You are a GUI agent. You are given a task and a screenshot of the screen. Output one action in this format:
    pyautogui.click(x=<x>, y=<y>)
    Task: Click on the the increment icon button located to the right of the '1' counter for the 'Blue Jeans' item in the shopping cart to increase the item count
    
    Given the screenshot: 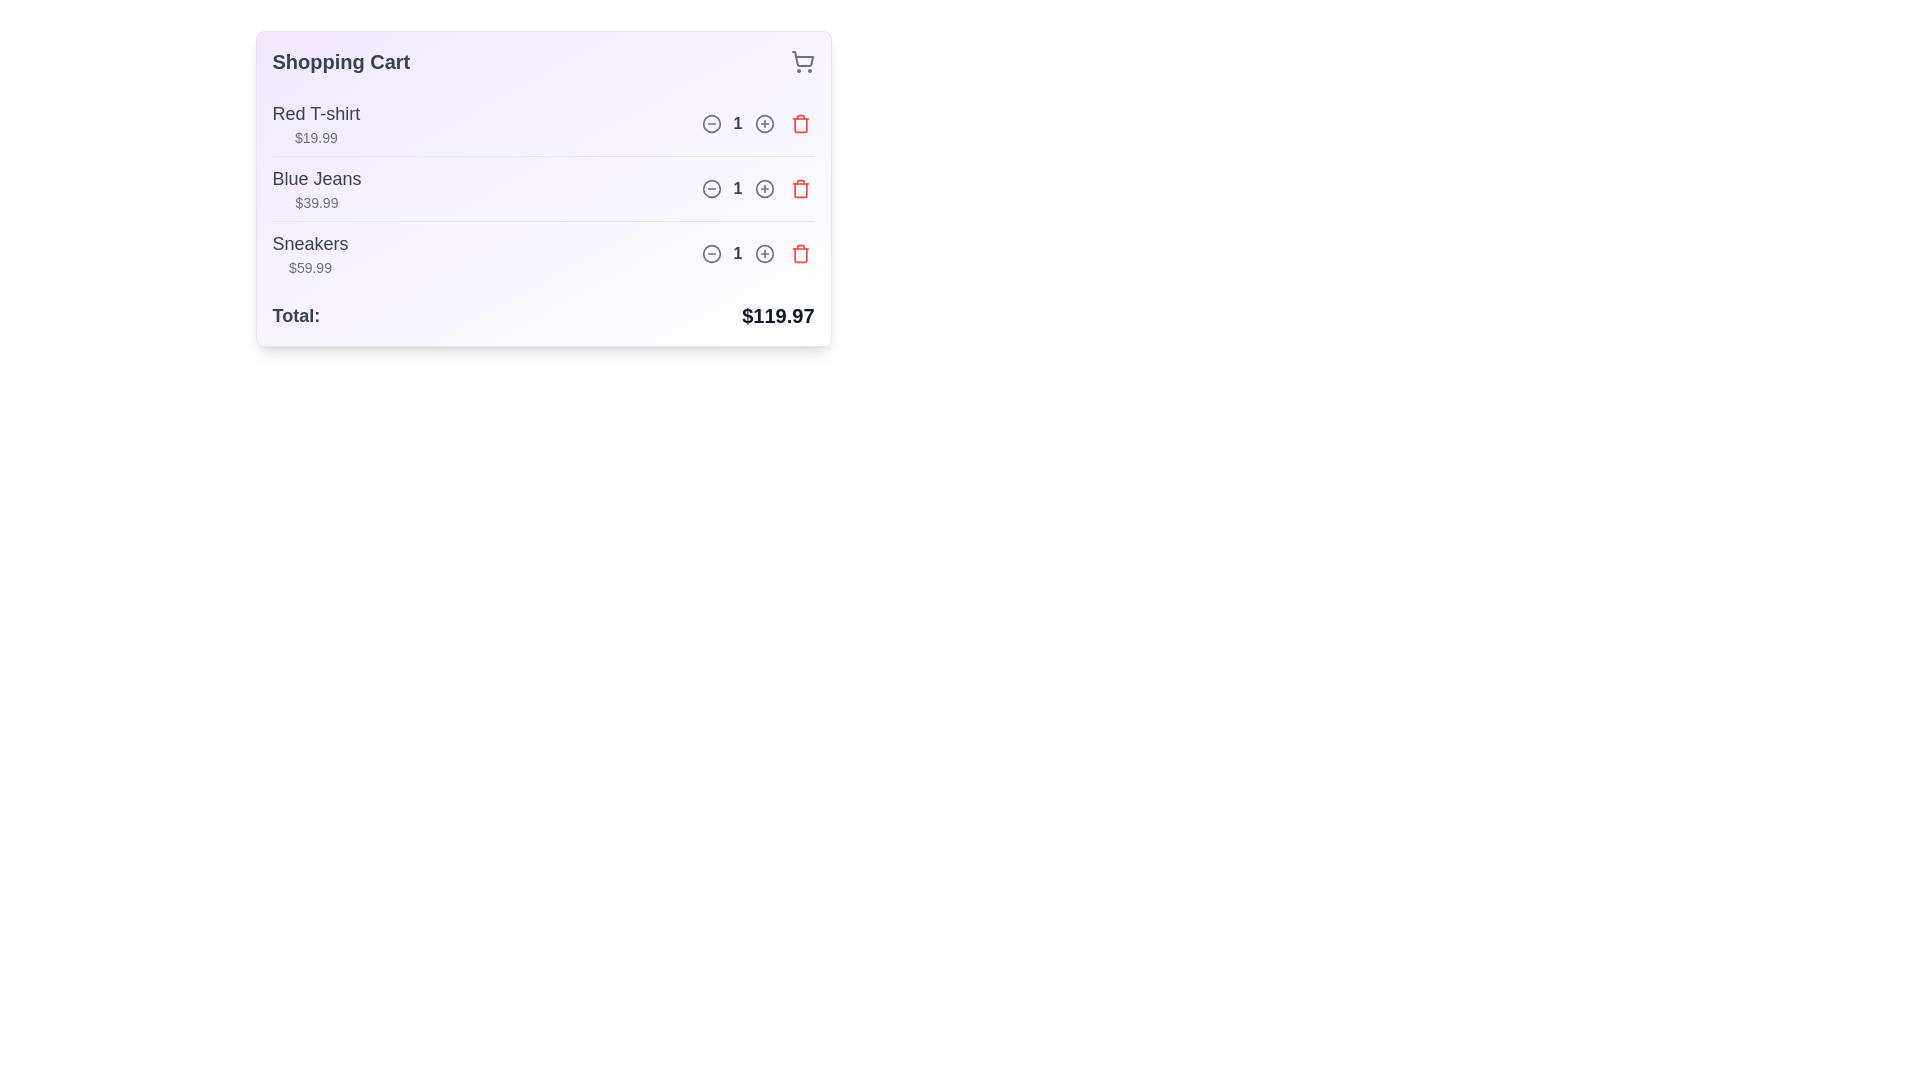 What is the action you would take?
    pyautogui.click(x=763, y=189)
    